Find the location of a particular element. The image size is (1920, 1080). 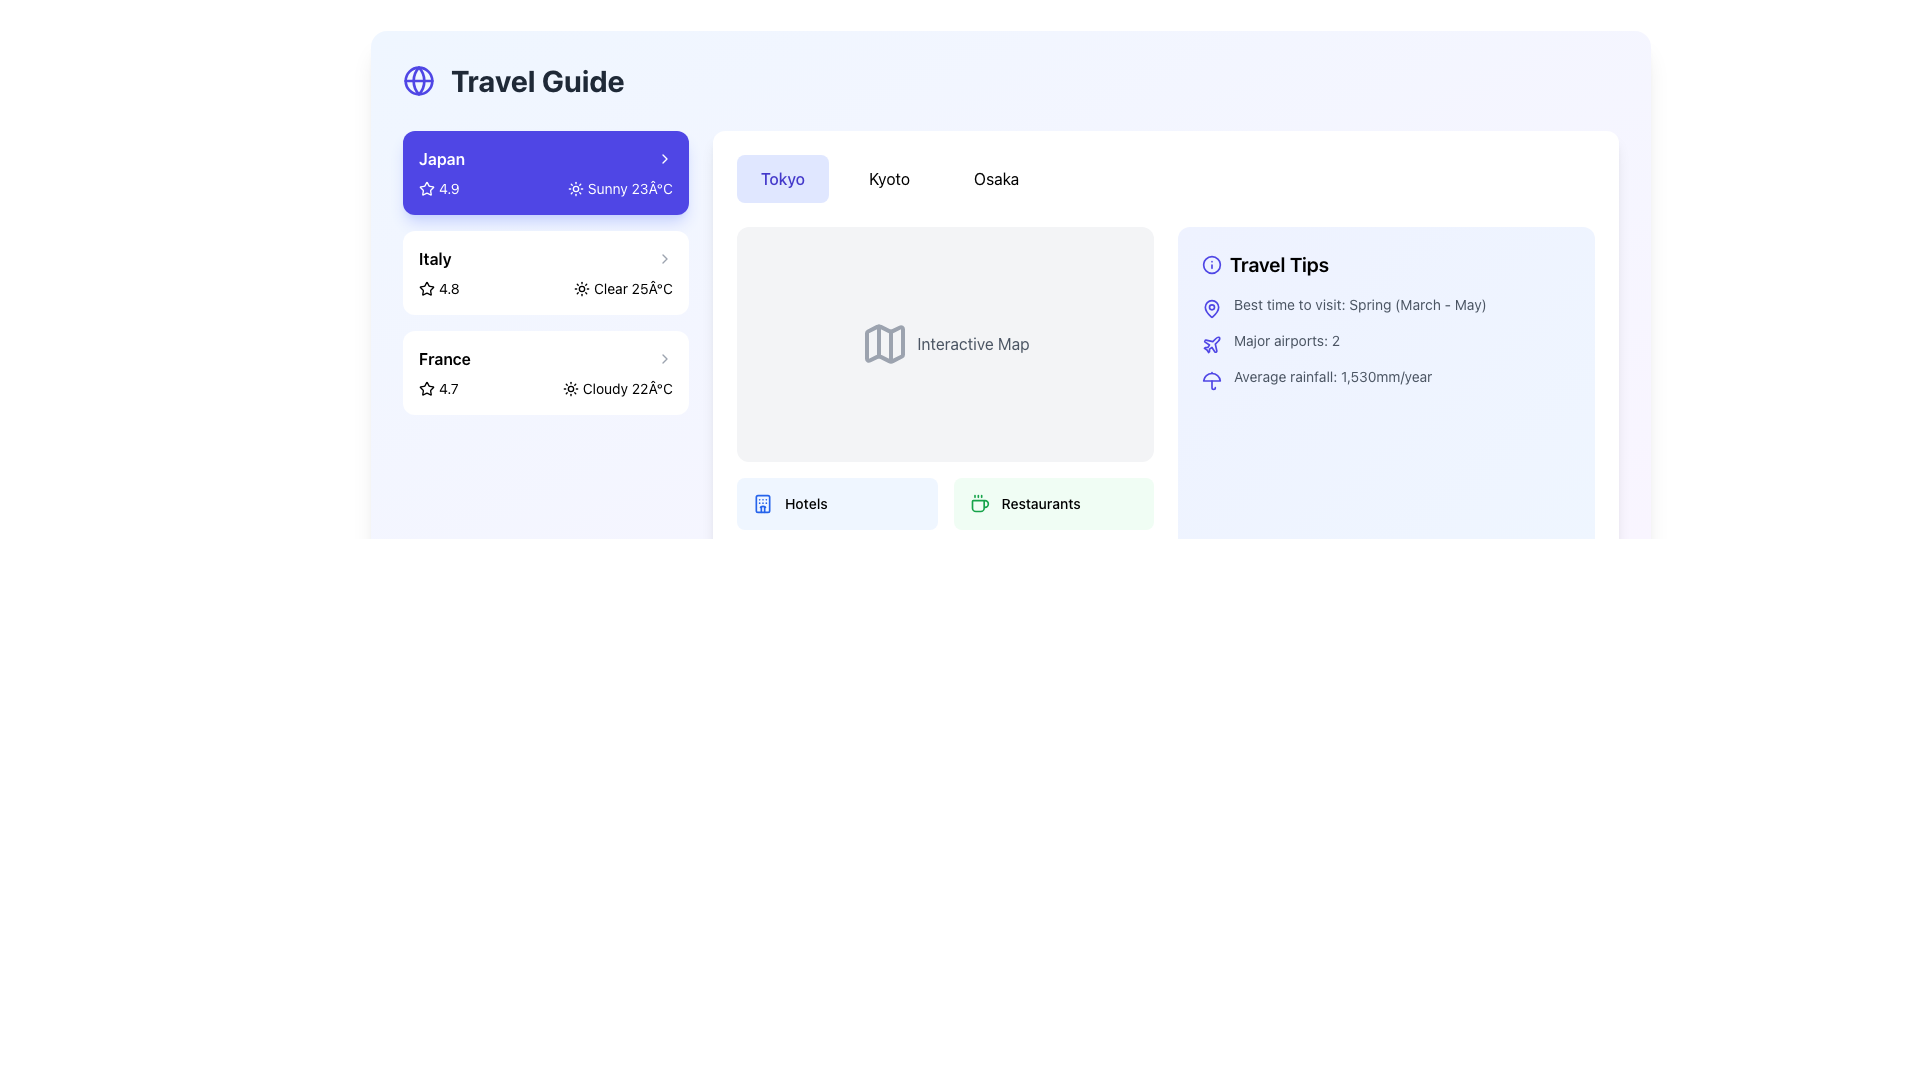

the static label displaying the rating '4.9' which is styled with white color on a bold blue background, located within the 'Japan' card, next to the star icon is located at coordinates (448, 189).